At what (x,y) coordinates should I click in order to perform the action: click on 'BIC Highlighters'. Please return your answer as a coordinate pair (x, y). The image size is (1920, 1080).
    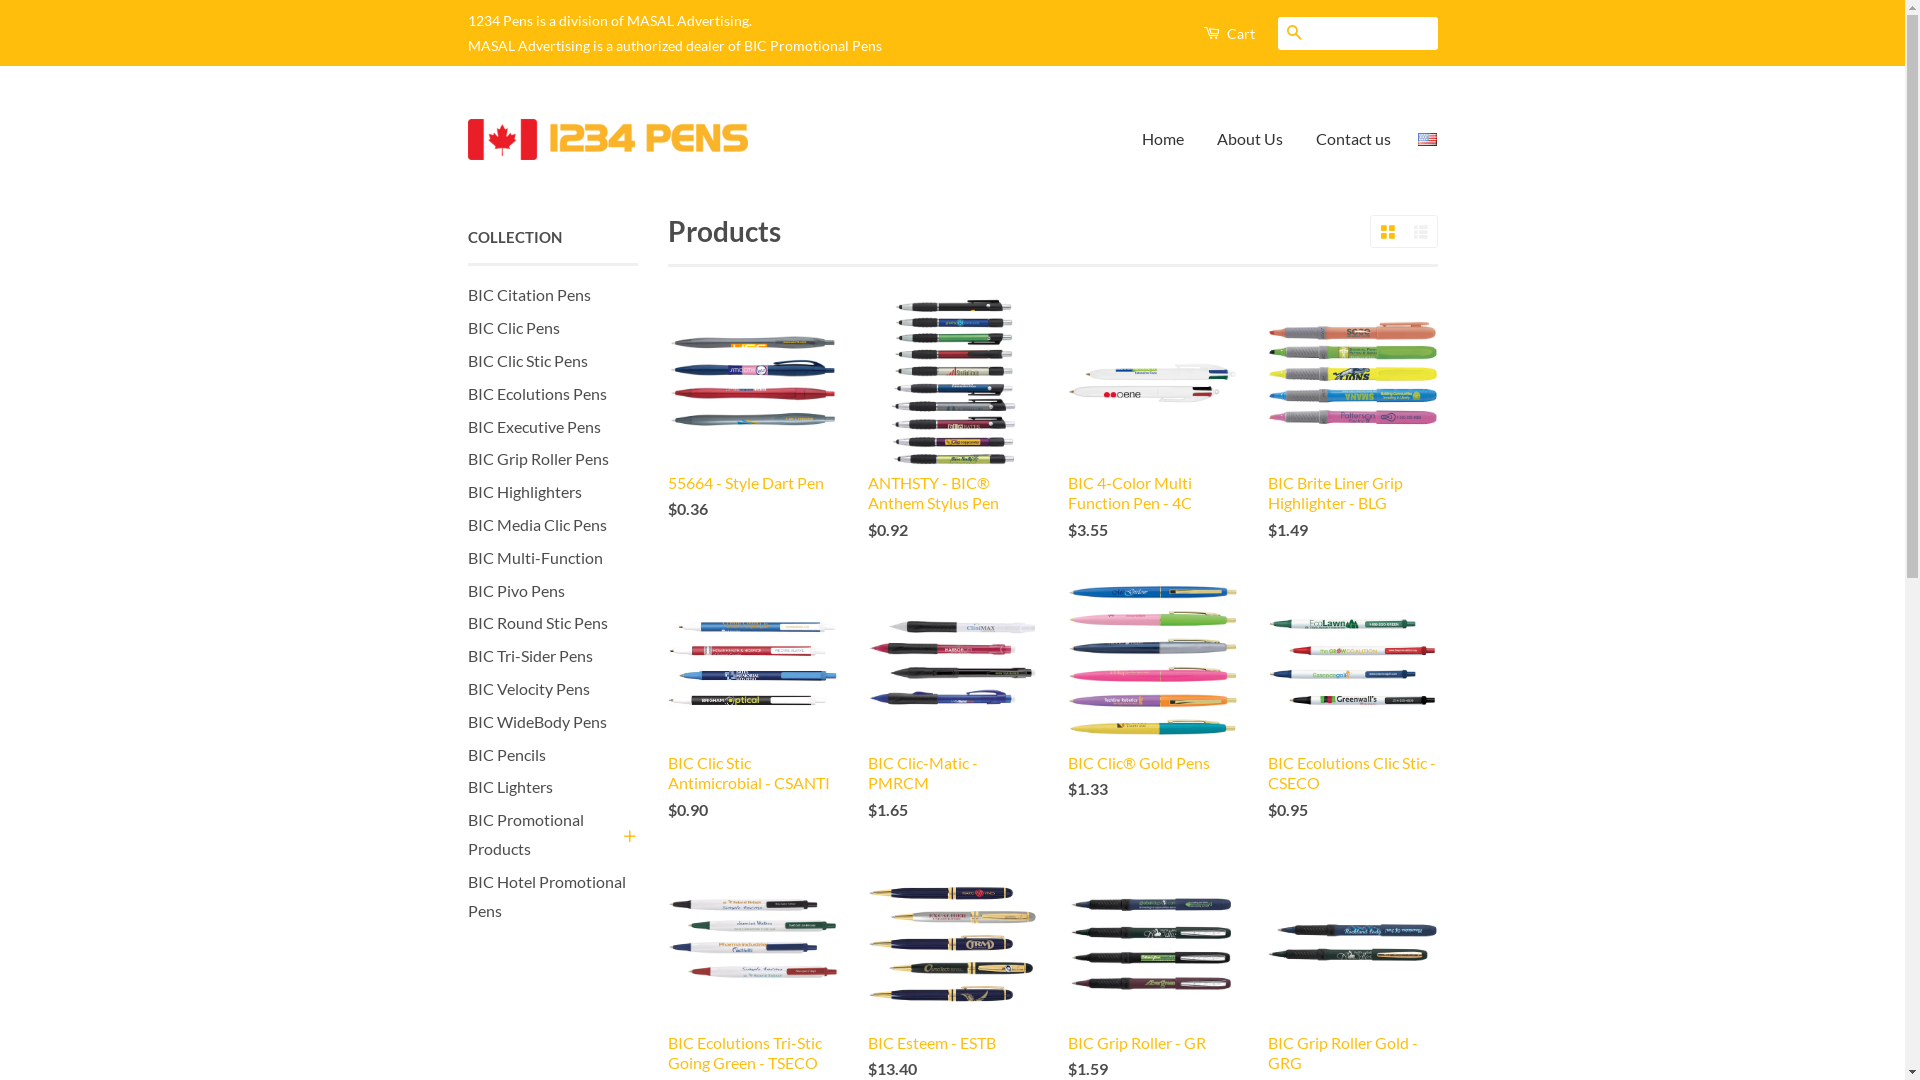
    Looking at the image, I should click on (466, 491).